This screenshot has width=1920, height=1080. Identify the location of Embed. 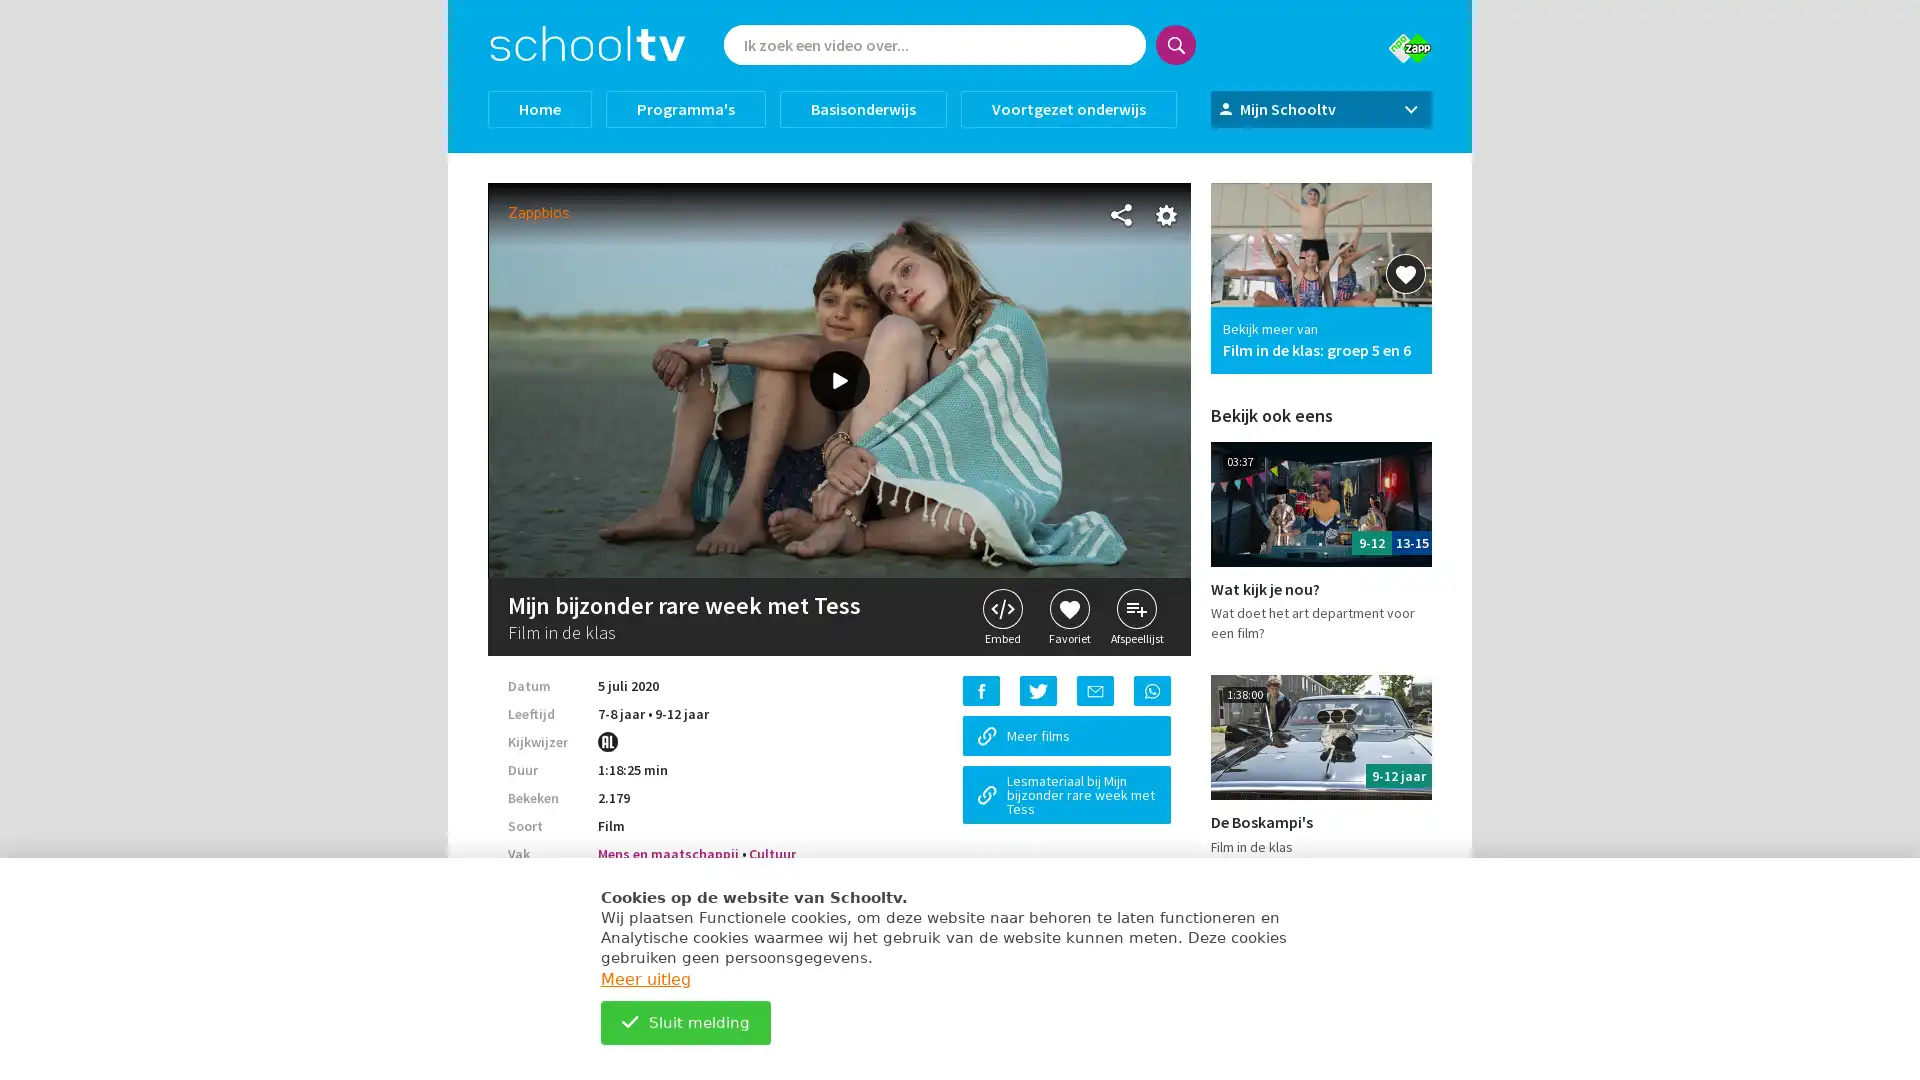
(1002, 616).